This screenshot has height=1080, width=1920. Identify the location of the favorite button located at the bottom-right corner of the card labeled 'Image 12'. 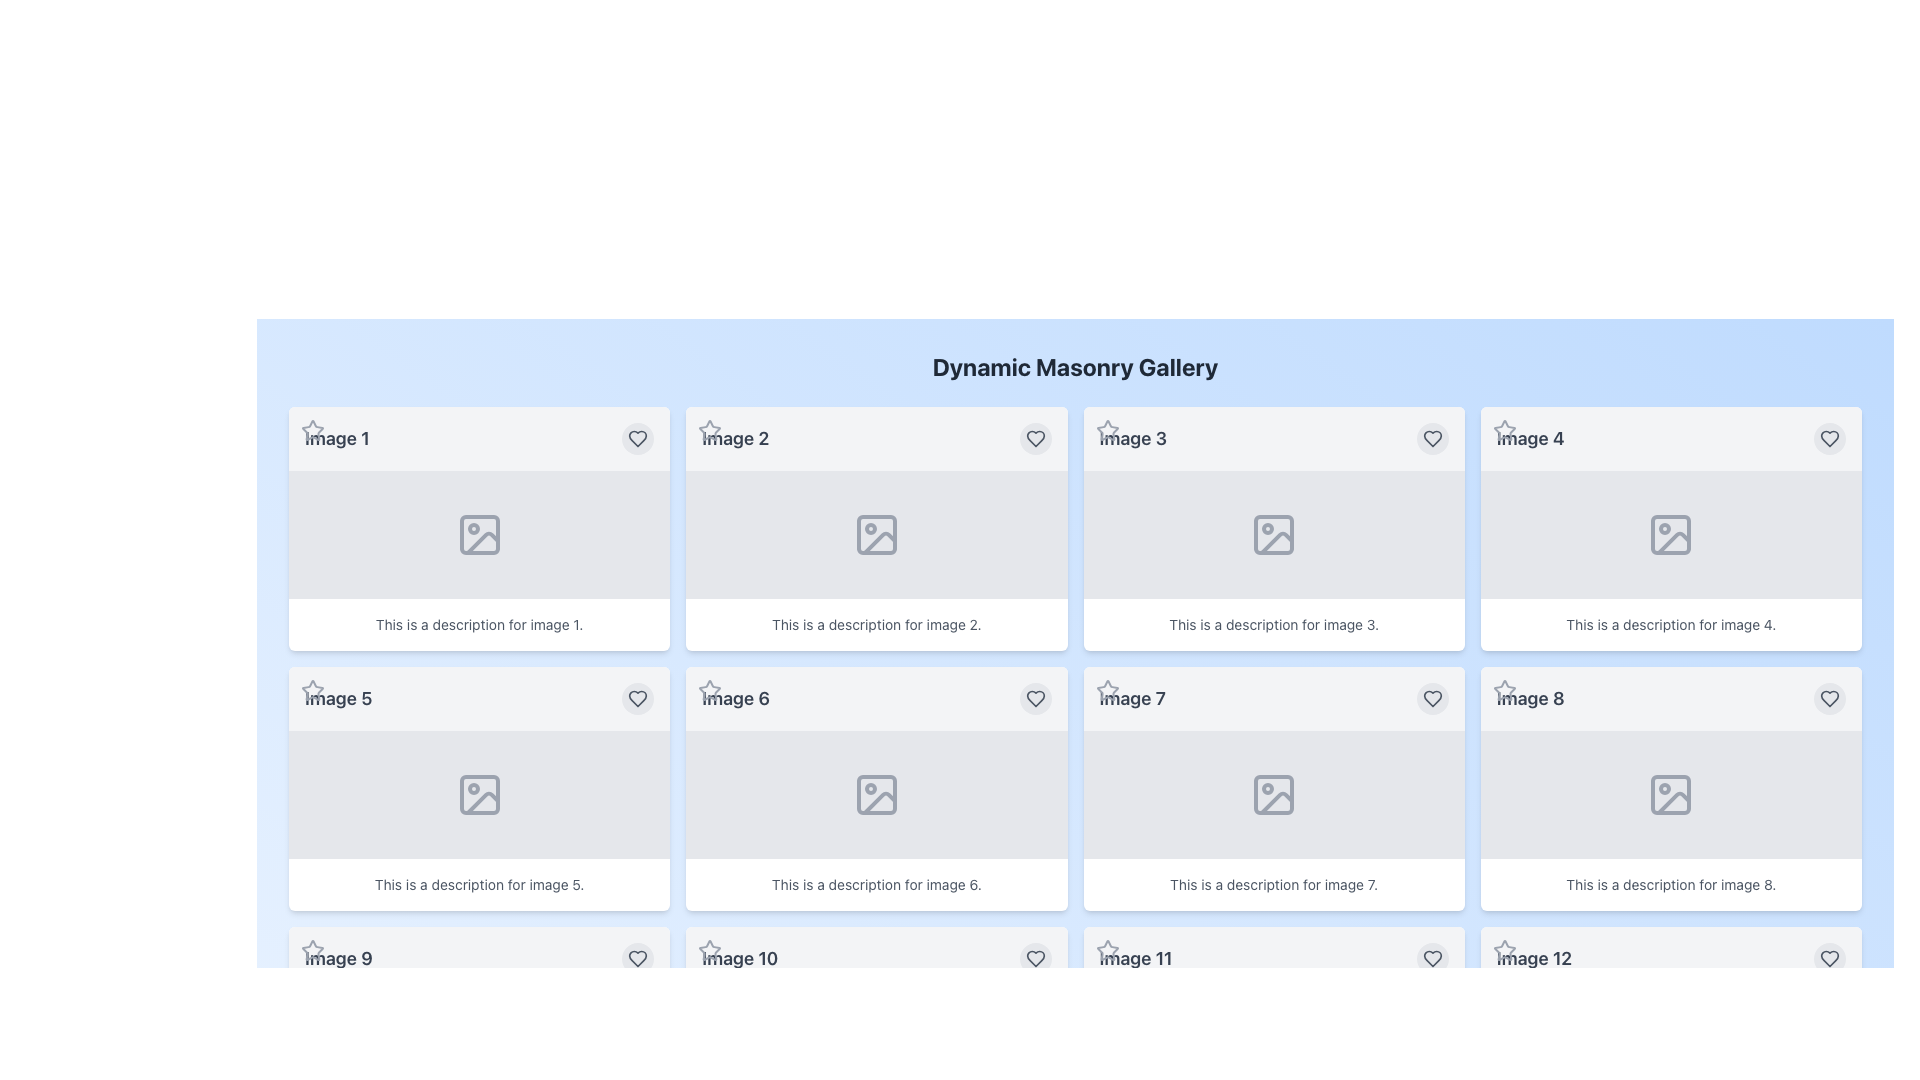
(1829, 958).